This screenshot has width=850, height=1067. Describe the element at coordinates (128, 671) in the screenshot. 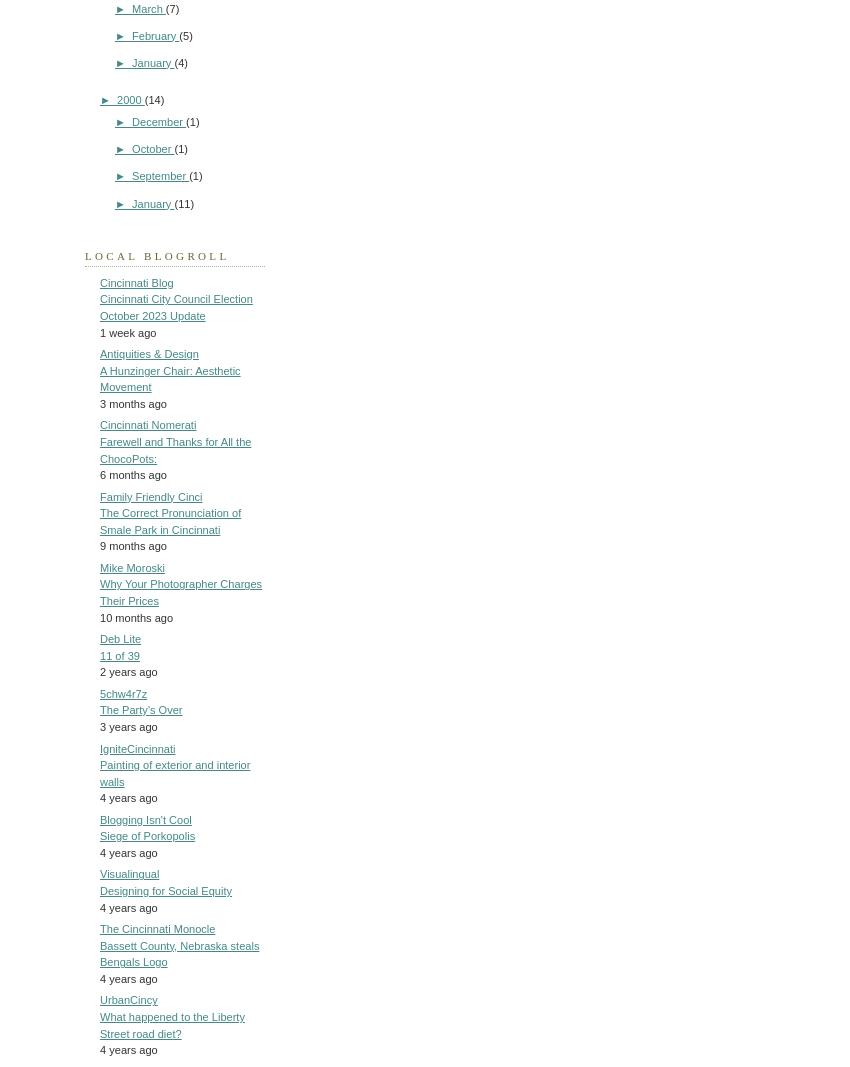

I see `'2 years ago'` at that location.